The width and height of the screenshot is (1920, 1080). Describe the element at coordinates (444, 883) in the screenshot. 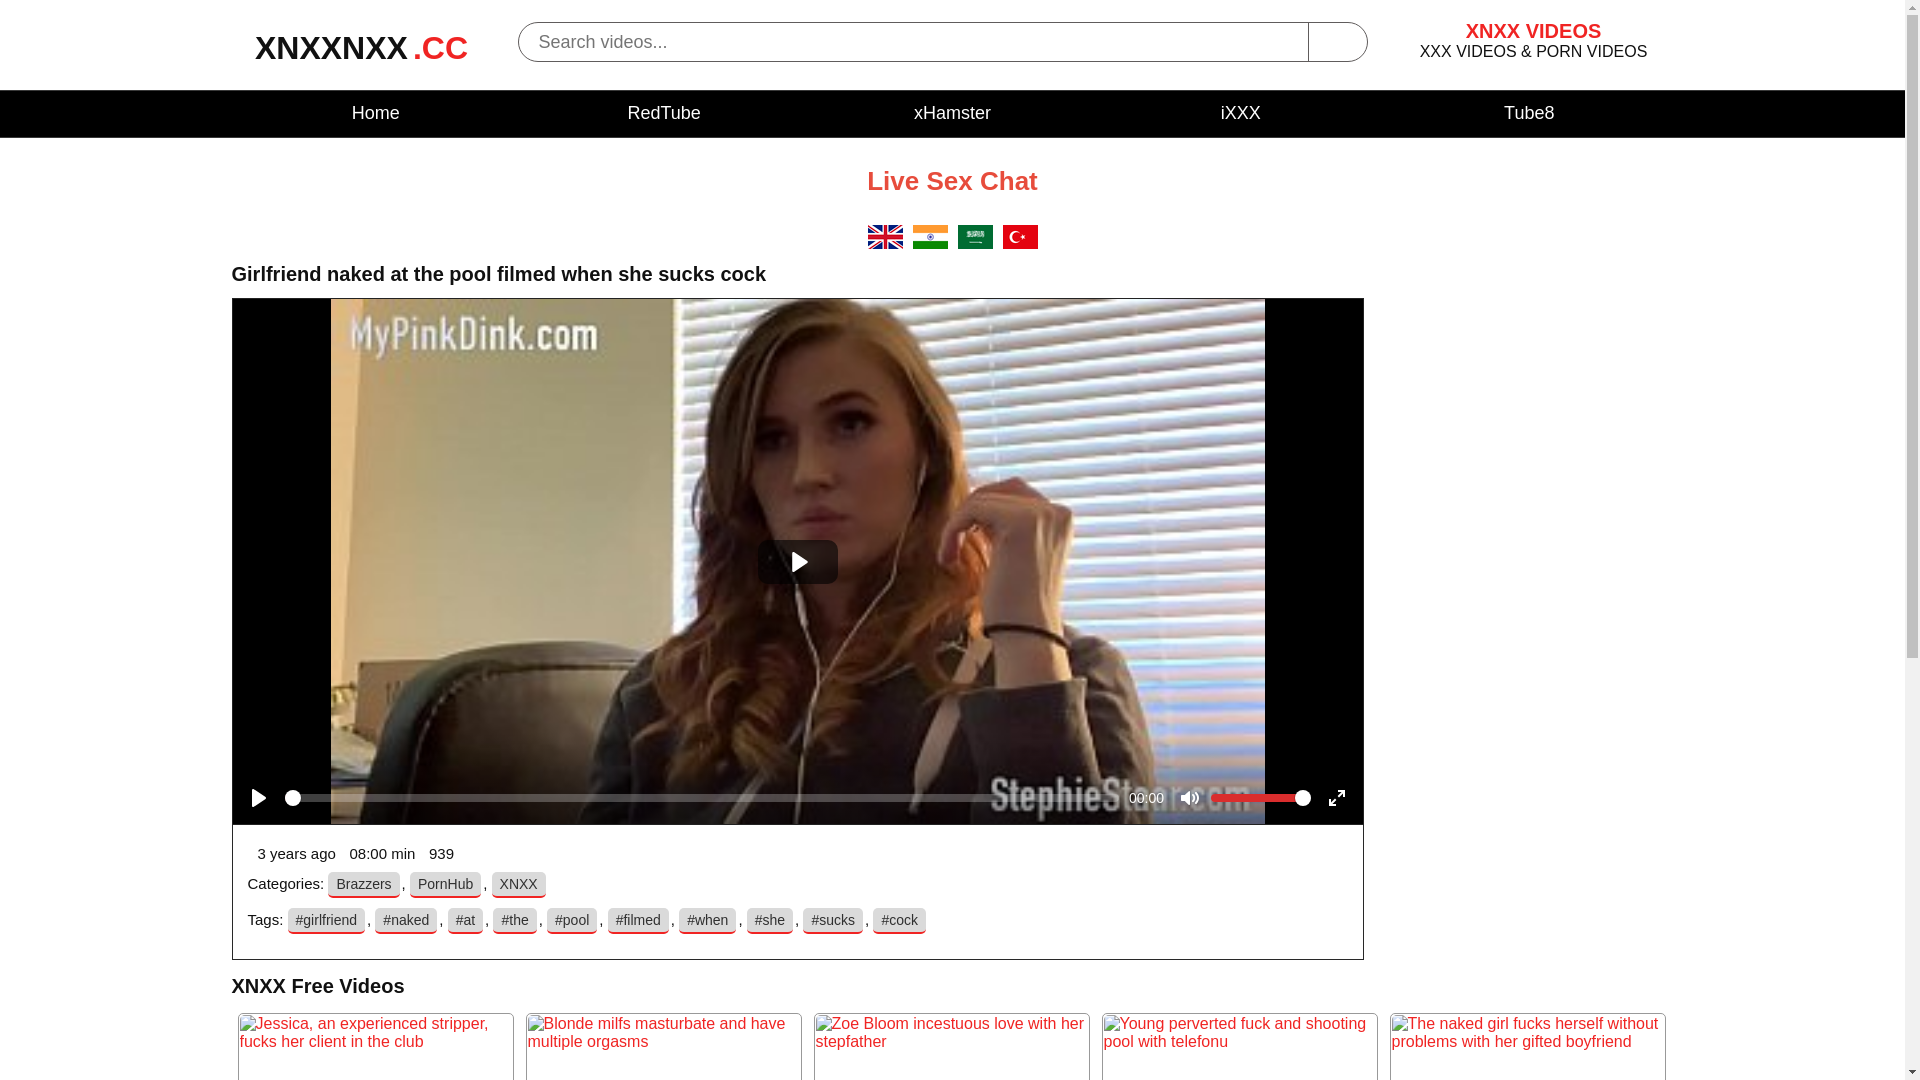

I see `'PornHub'` at that location.